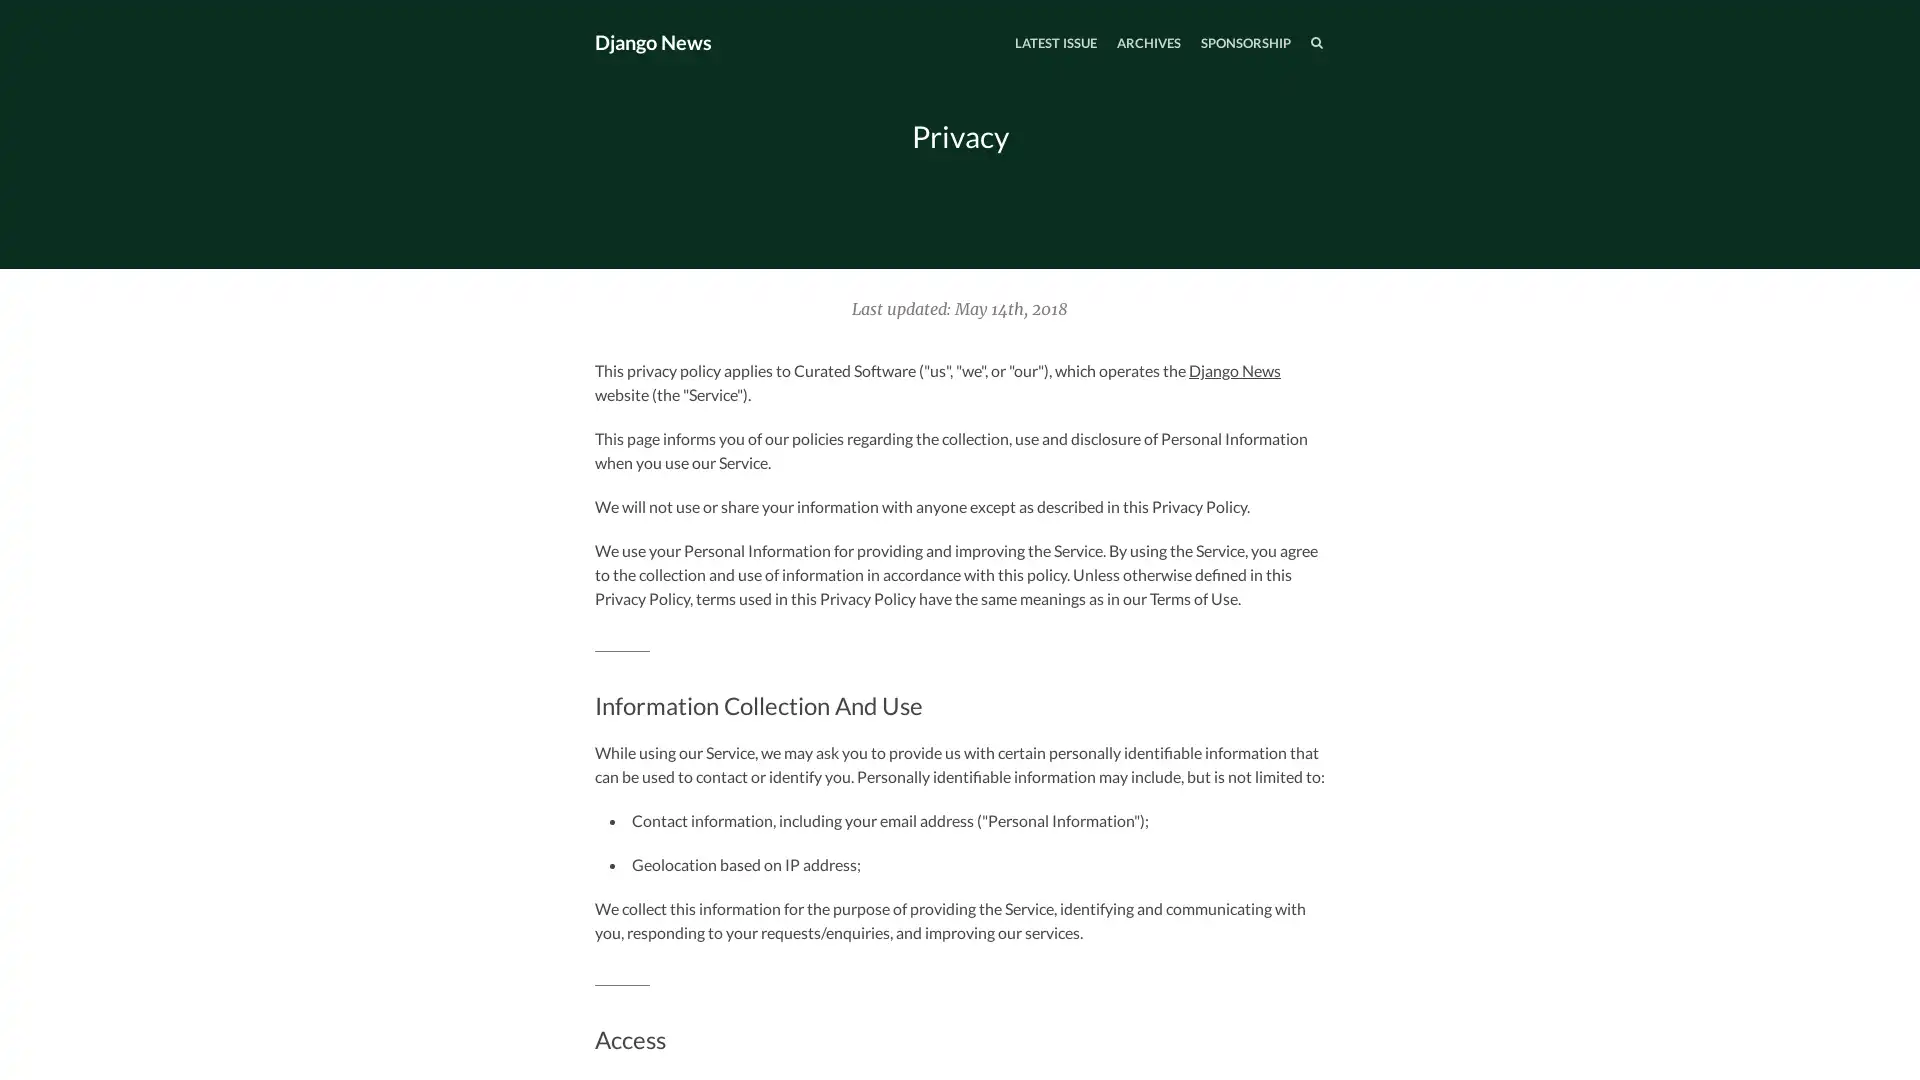 This screenshot has height=1080, width=1920. I want to click on SEARCH, so click(1274, 42).